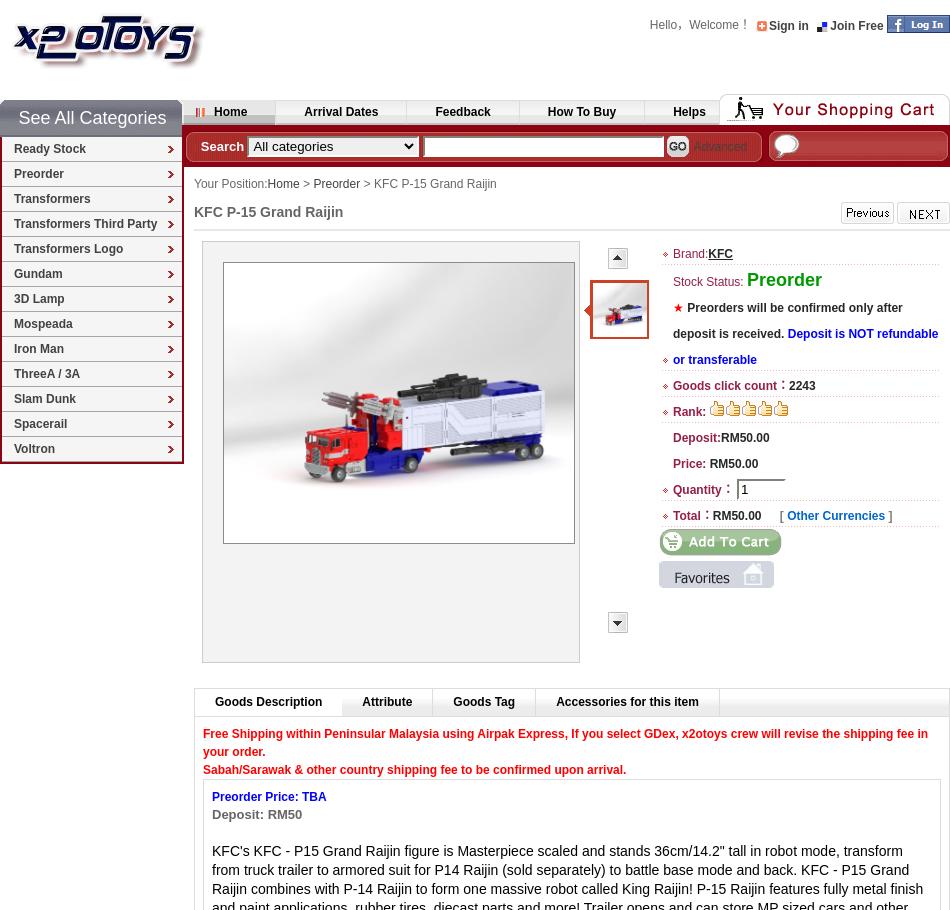  I want to click on 'KFC', so click(708, 253).